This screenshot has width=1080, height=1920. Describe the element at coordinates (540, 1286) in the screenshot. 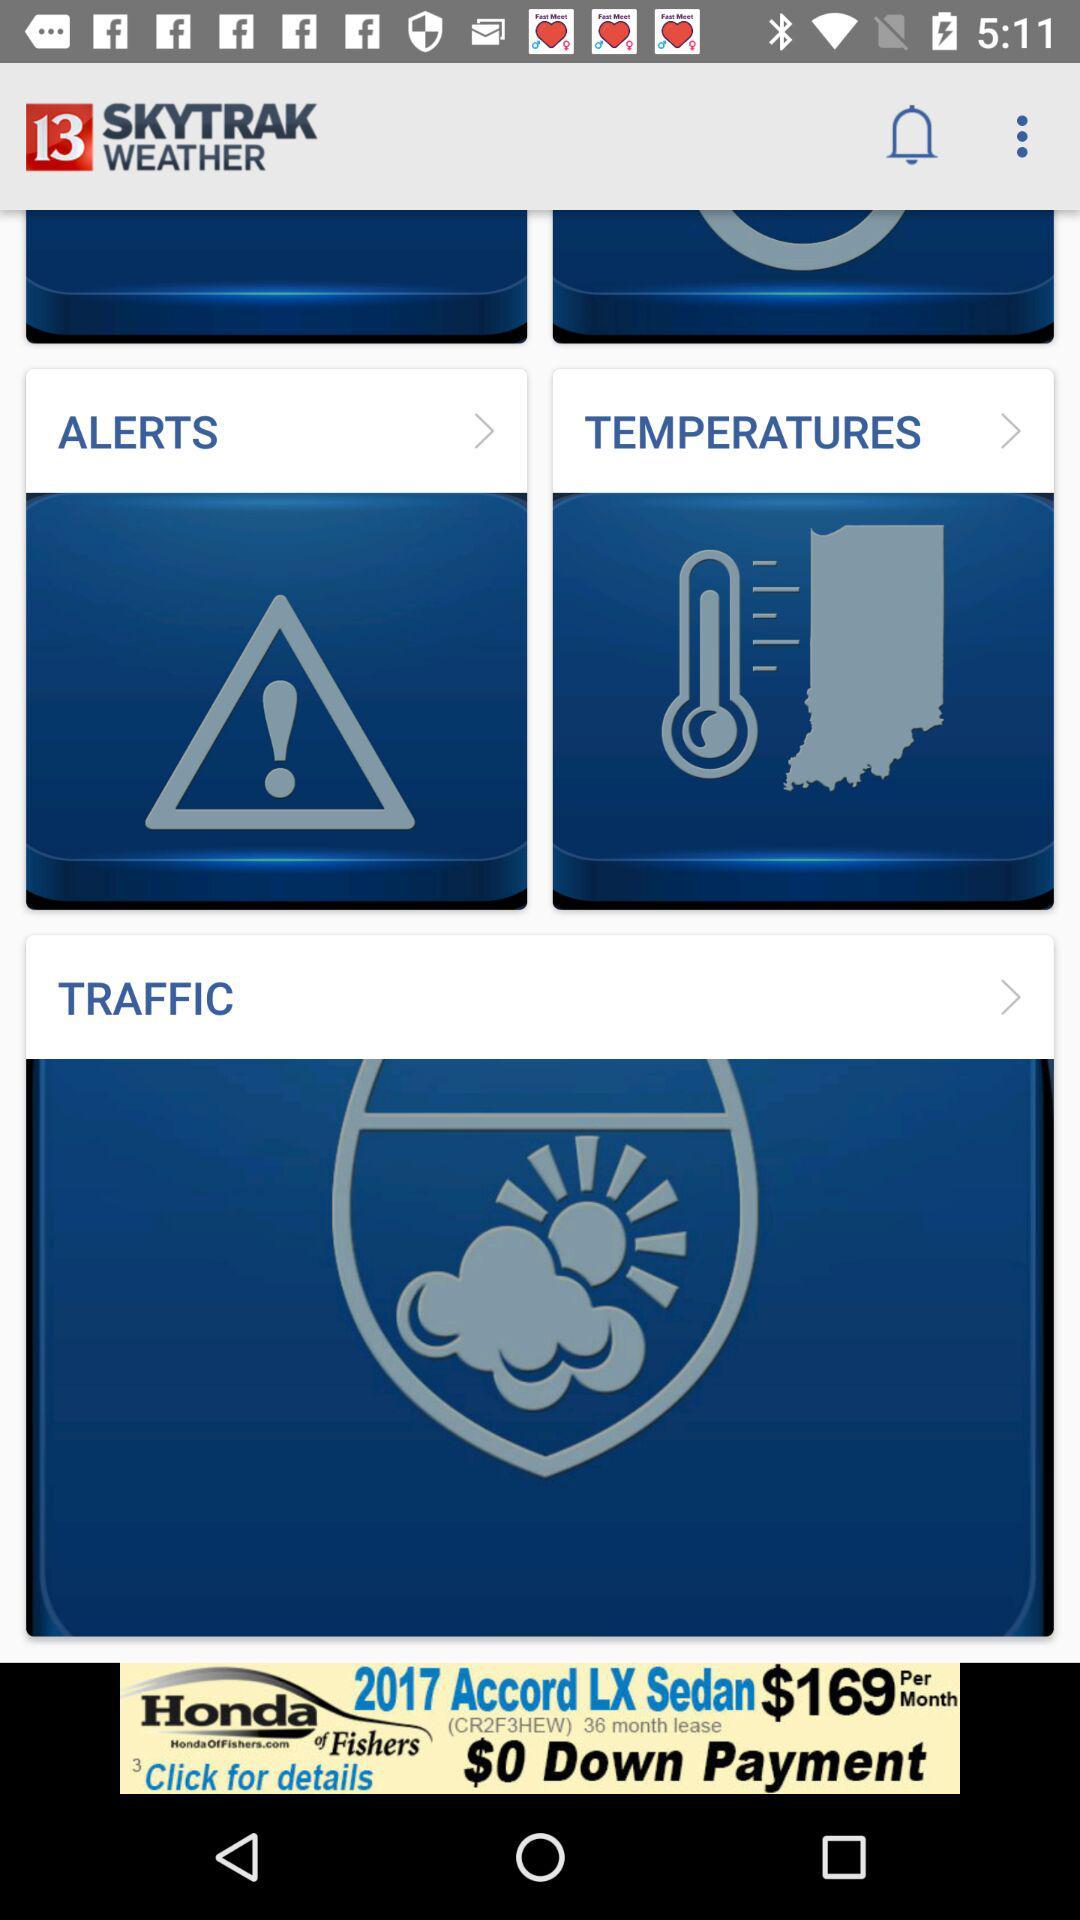

I see `the traffic image` at that location.